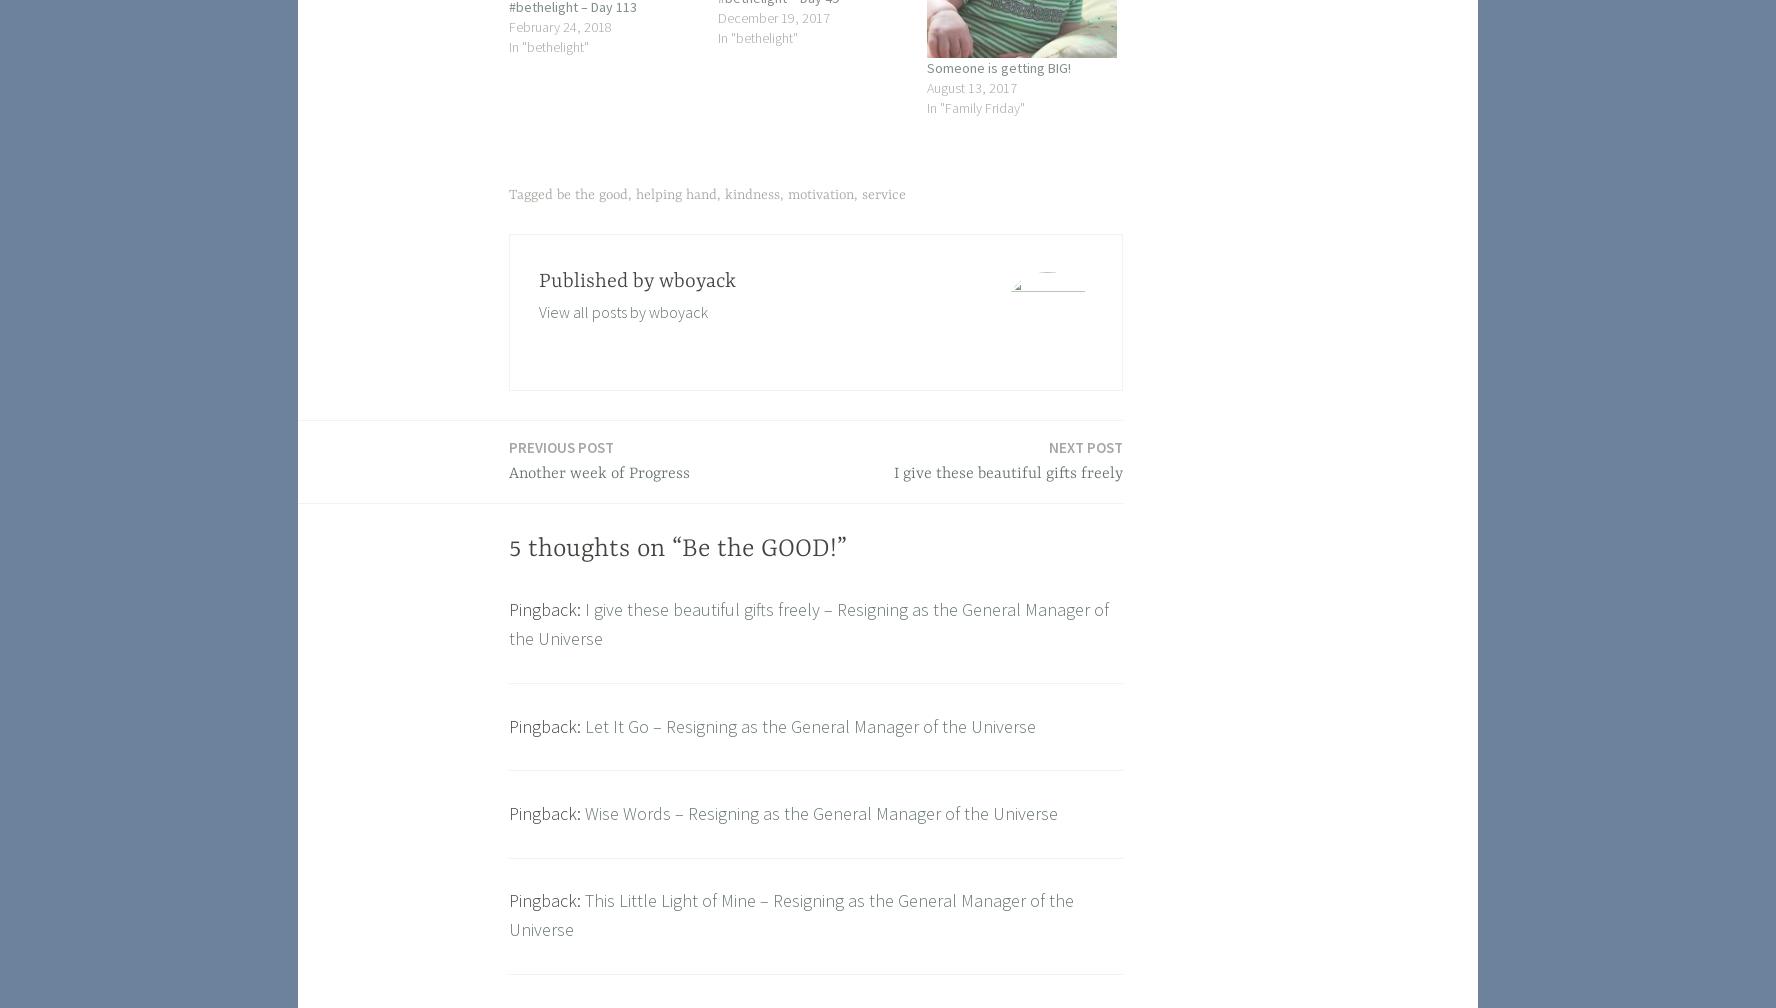  Describe the element at coordinates (1085, 446) in the screenshot. I see `'Next post'` at that location.